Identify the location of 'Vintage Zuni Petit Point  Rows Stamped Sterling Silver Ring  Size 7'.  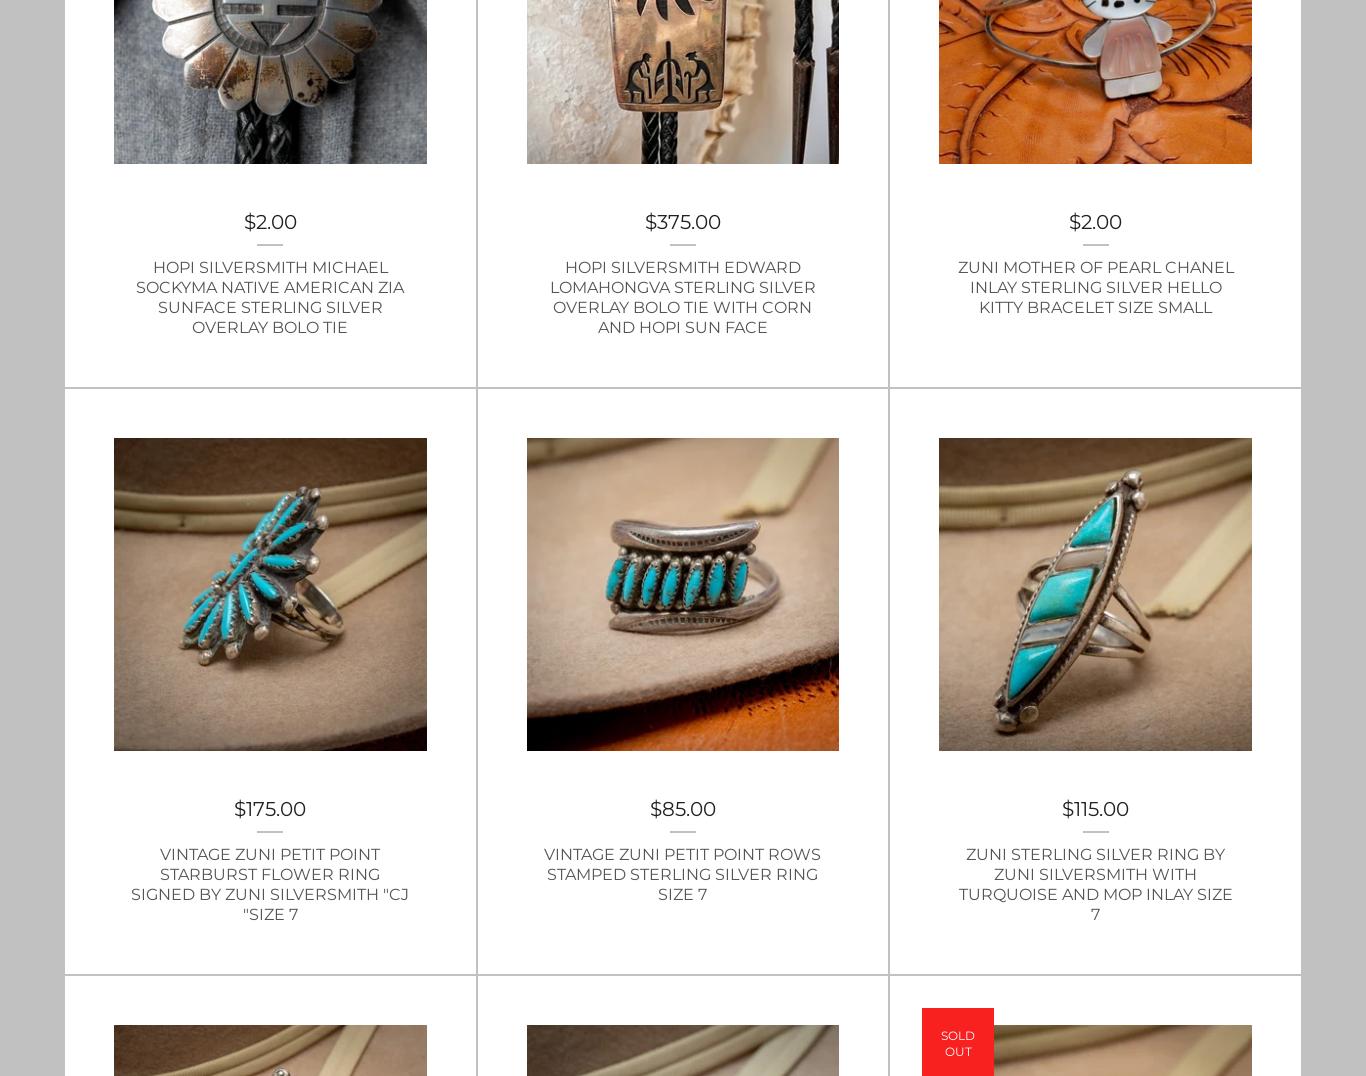
(681, 873).